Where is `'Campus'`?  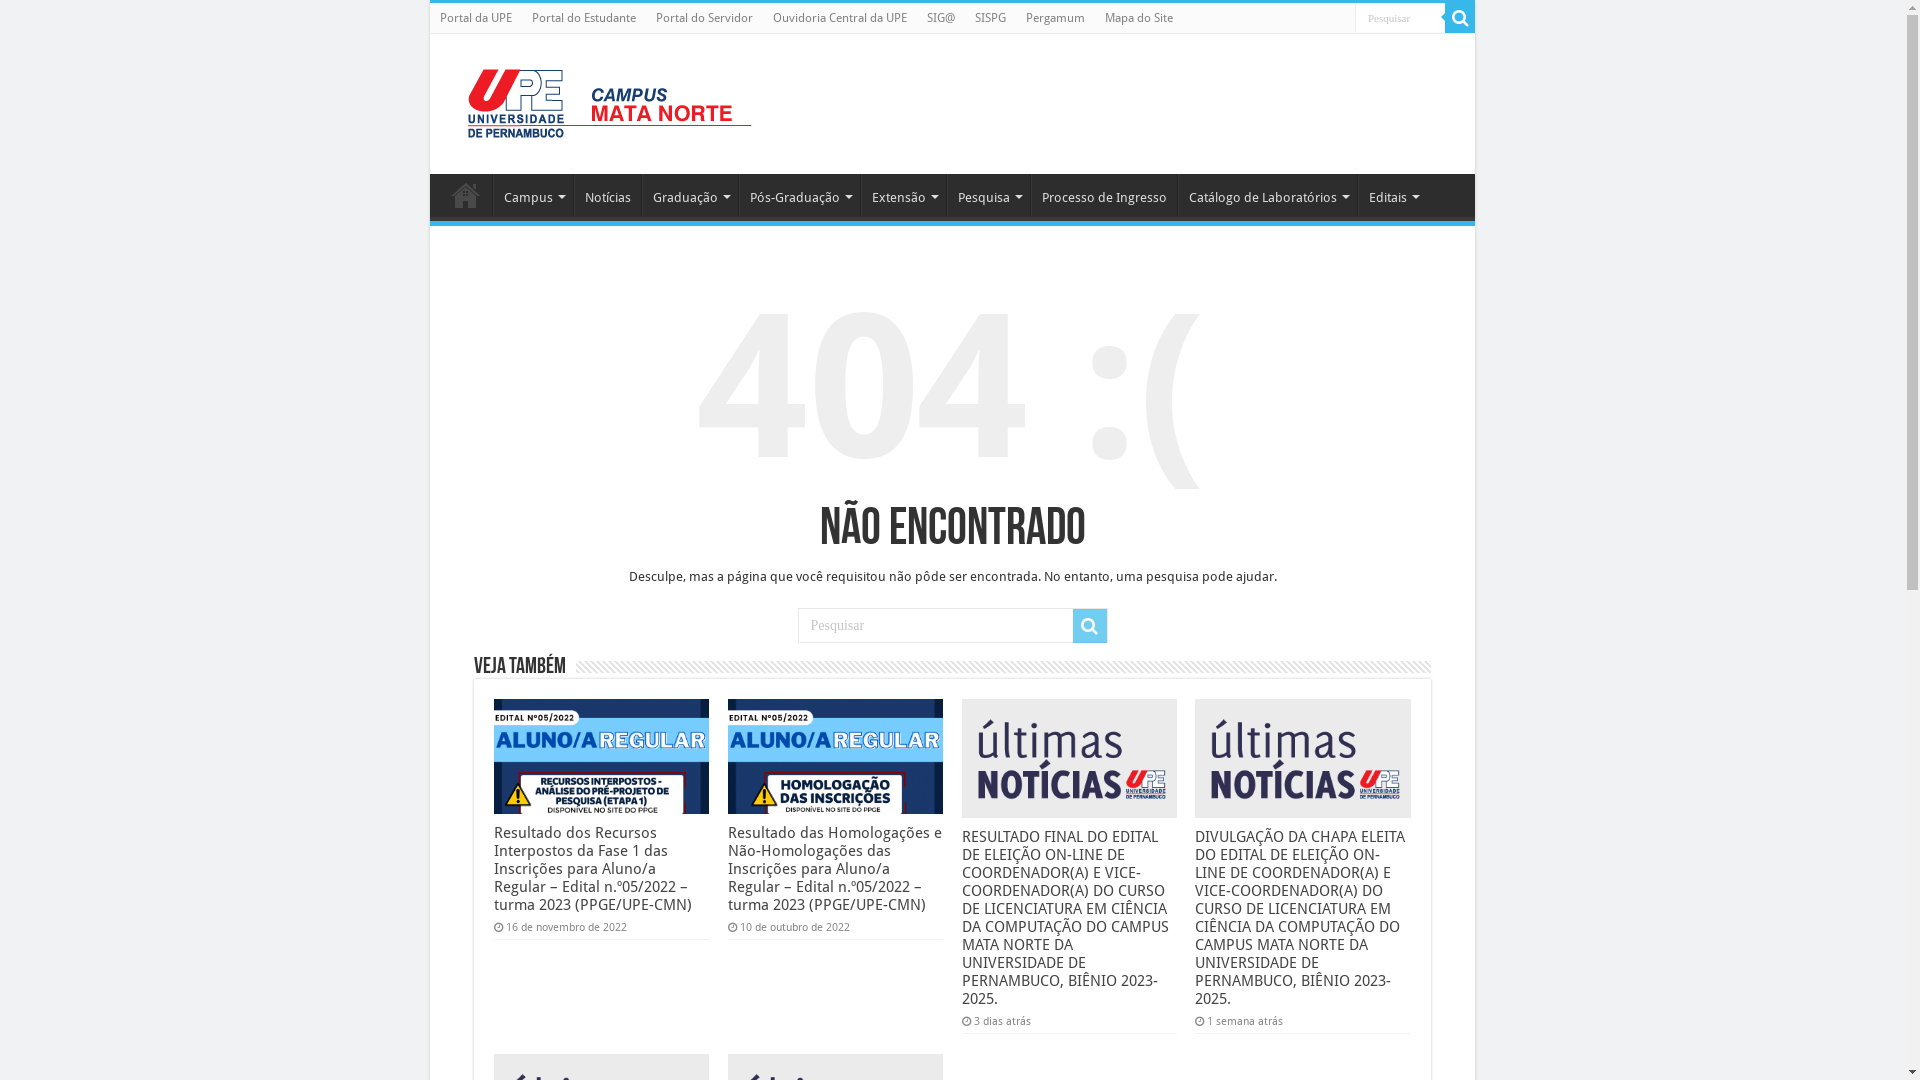 'Campus' is located at coordinates (493, 195).